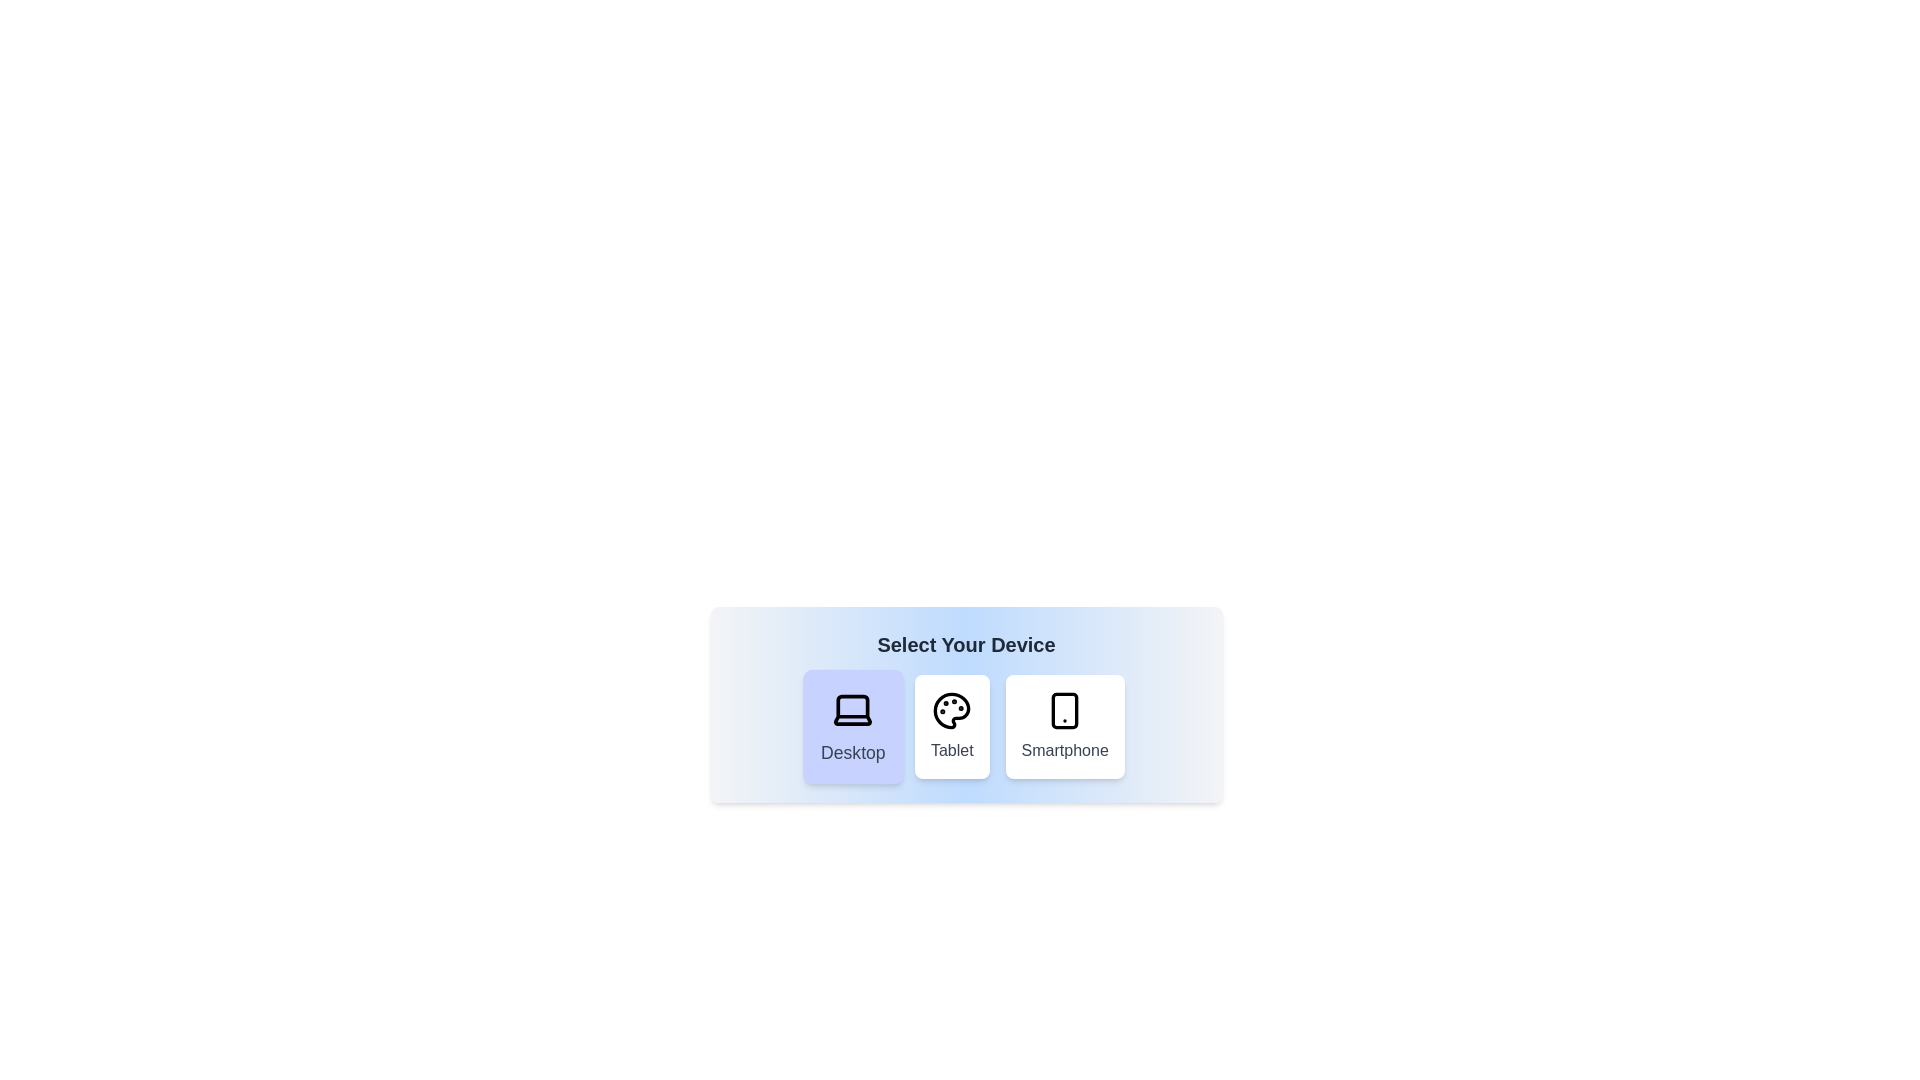  Describe the element at coordinates (951, 709) in the screenshot. I see `the 'Tablet' icon element in the device selection menu, which is visually represented as the backdrop of the color palette icon, positioned centrally between the 'Desktop' and 'Smartphone' buttons` at that location.